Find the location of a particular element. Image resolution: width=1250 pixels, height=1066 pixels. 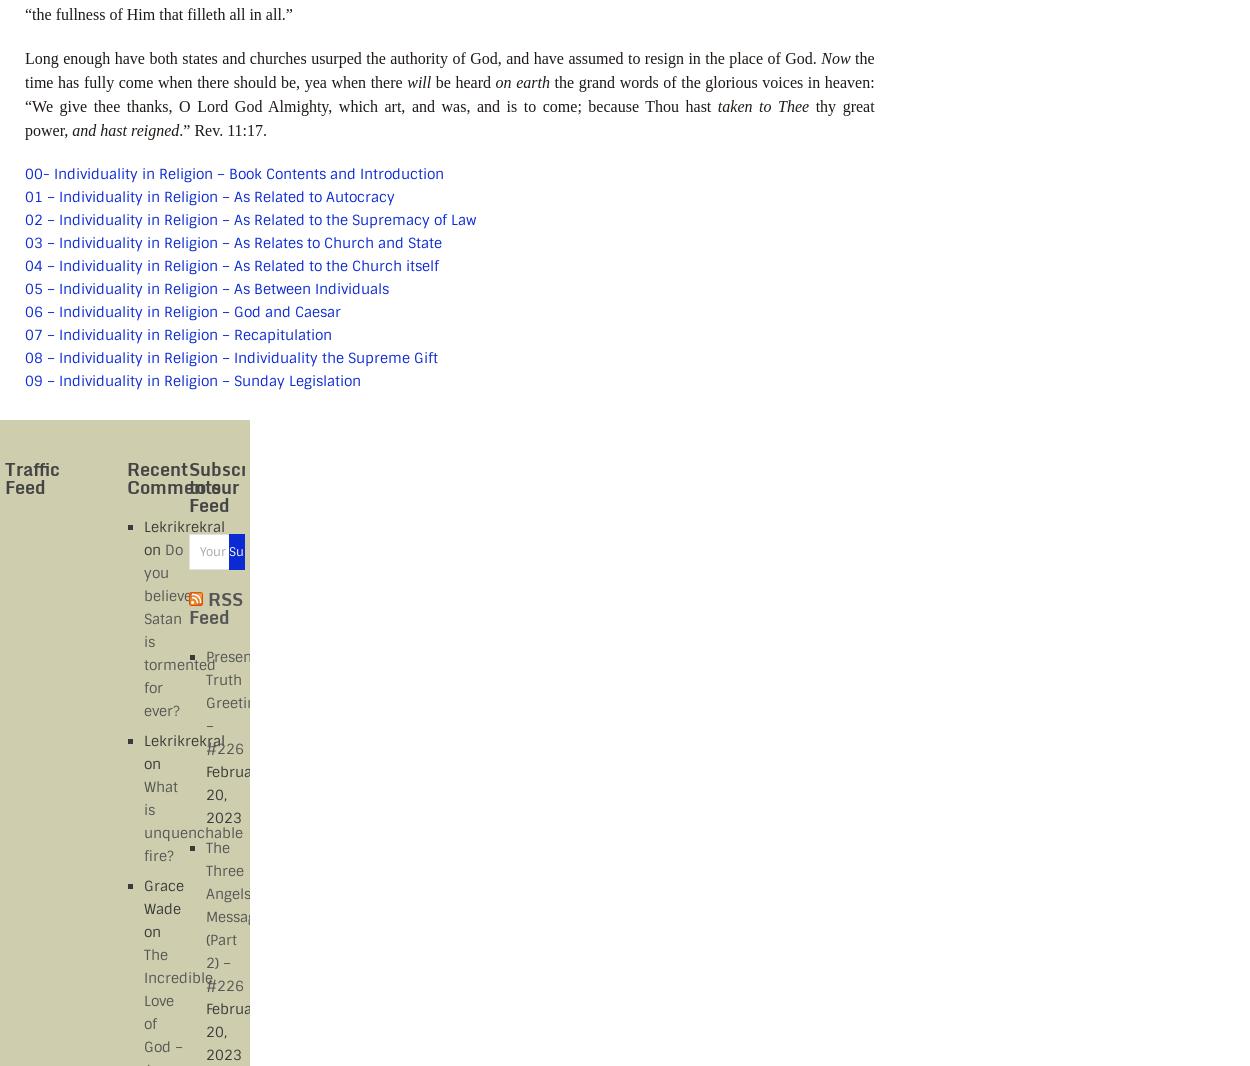

'01 – Individuality in Religion – As Related to Autocracy' is located at coordinates (209, 195).